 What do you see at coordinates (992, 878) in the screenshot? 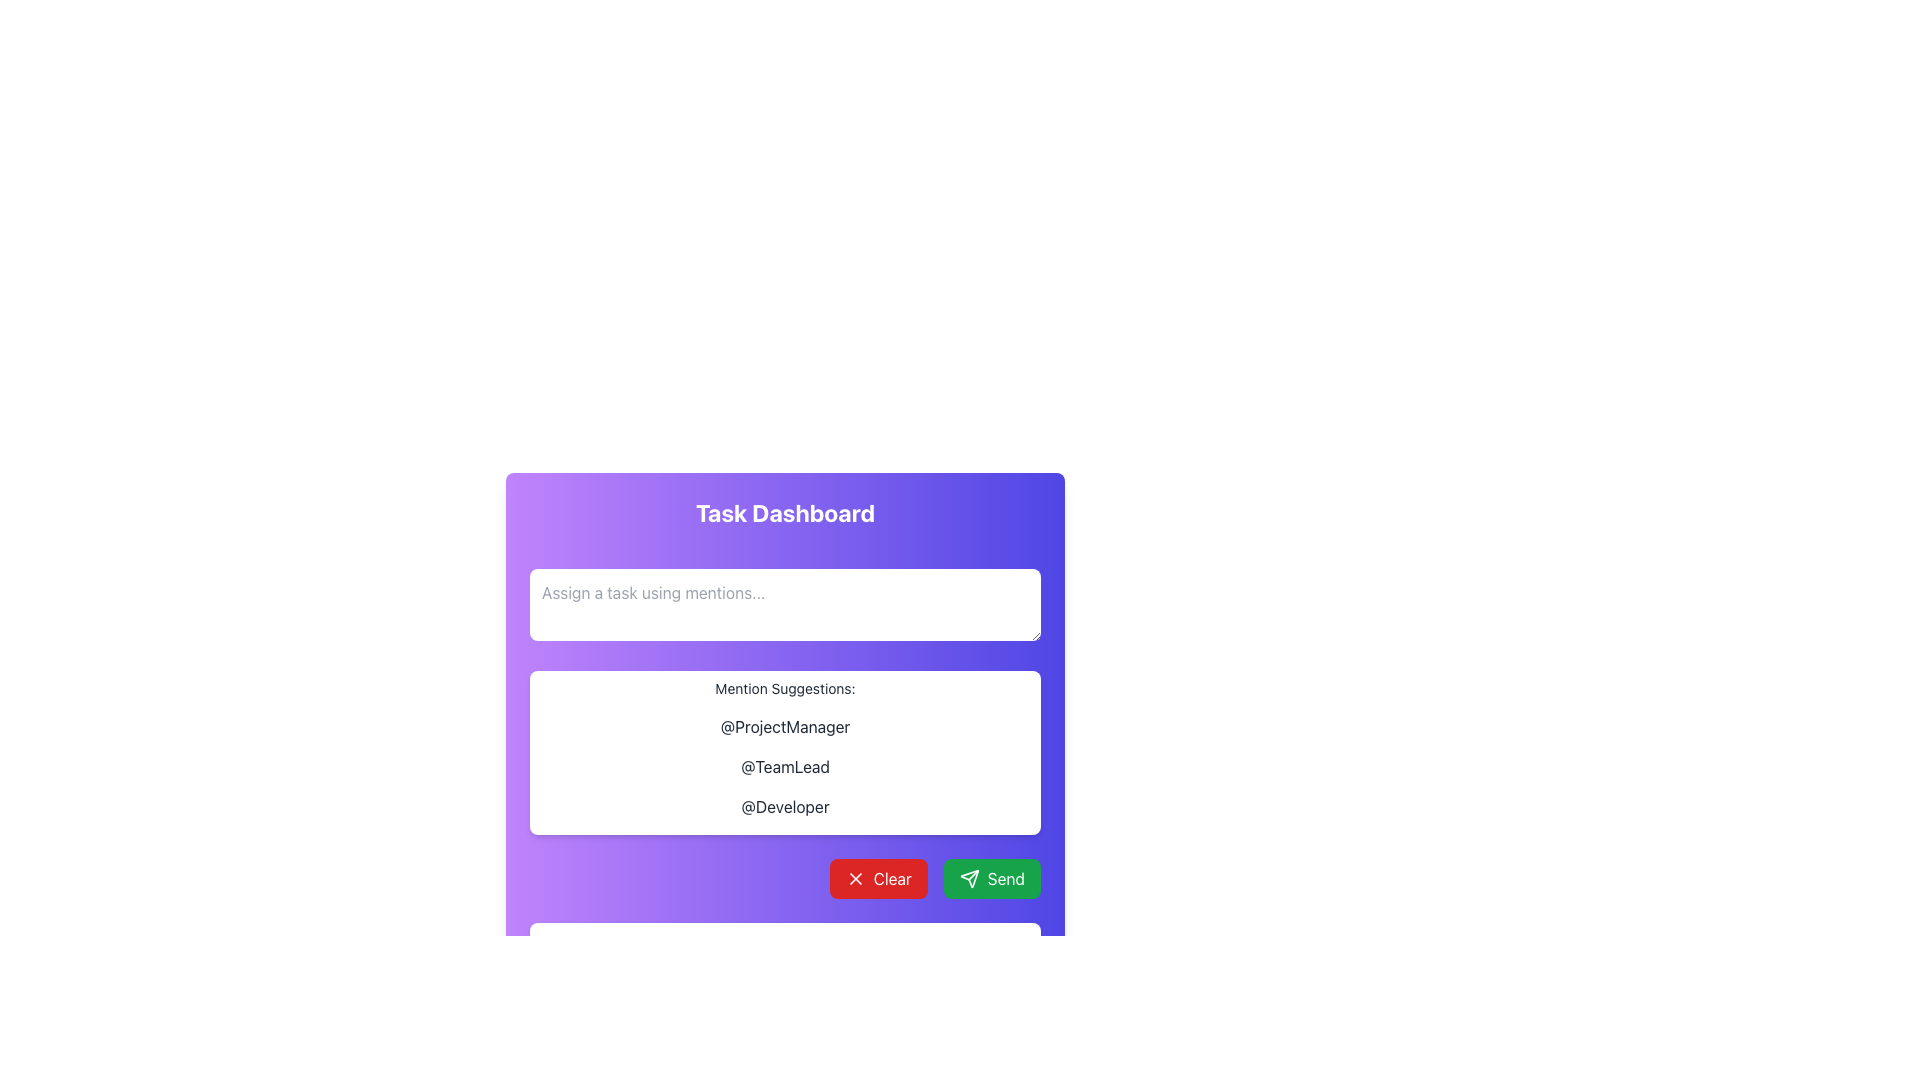
I see `the green 'Send' button with rounded corners, located at the bottom-right corner of the interface` at bounding box center [992, 878].